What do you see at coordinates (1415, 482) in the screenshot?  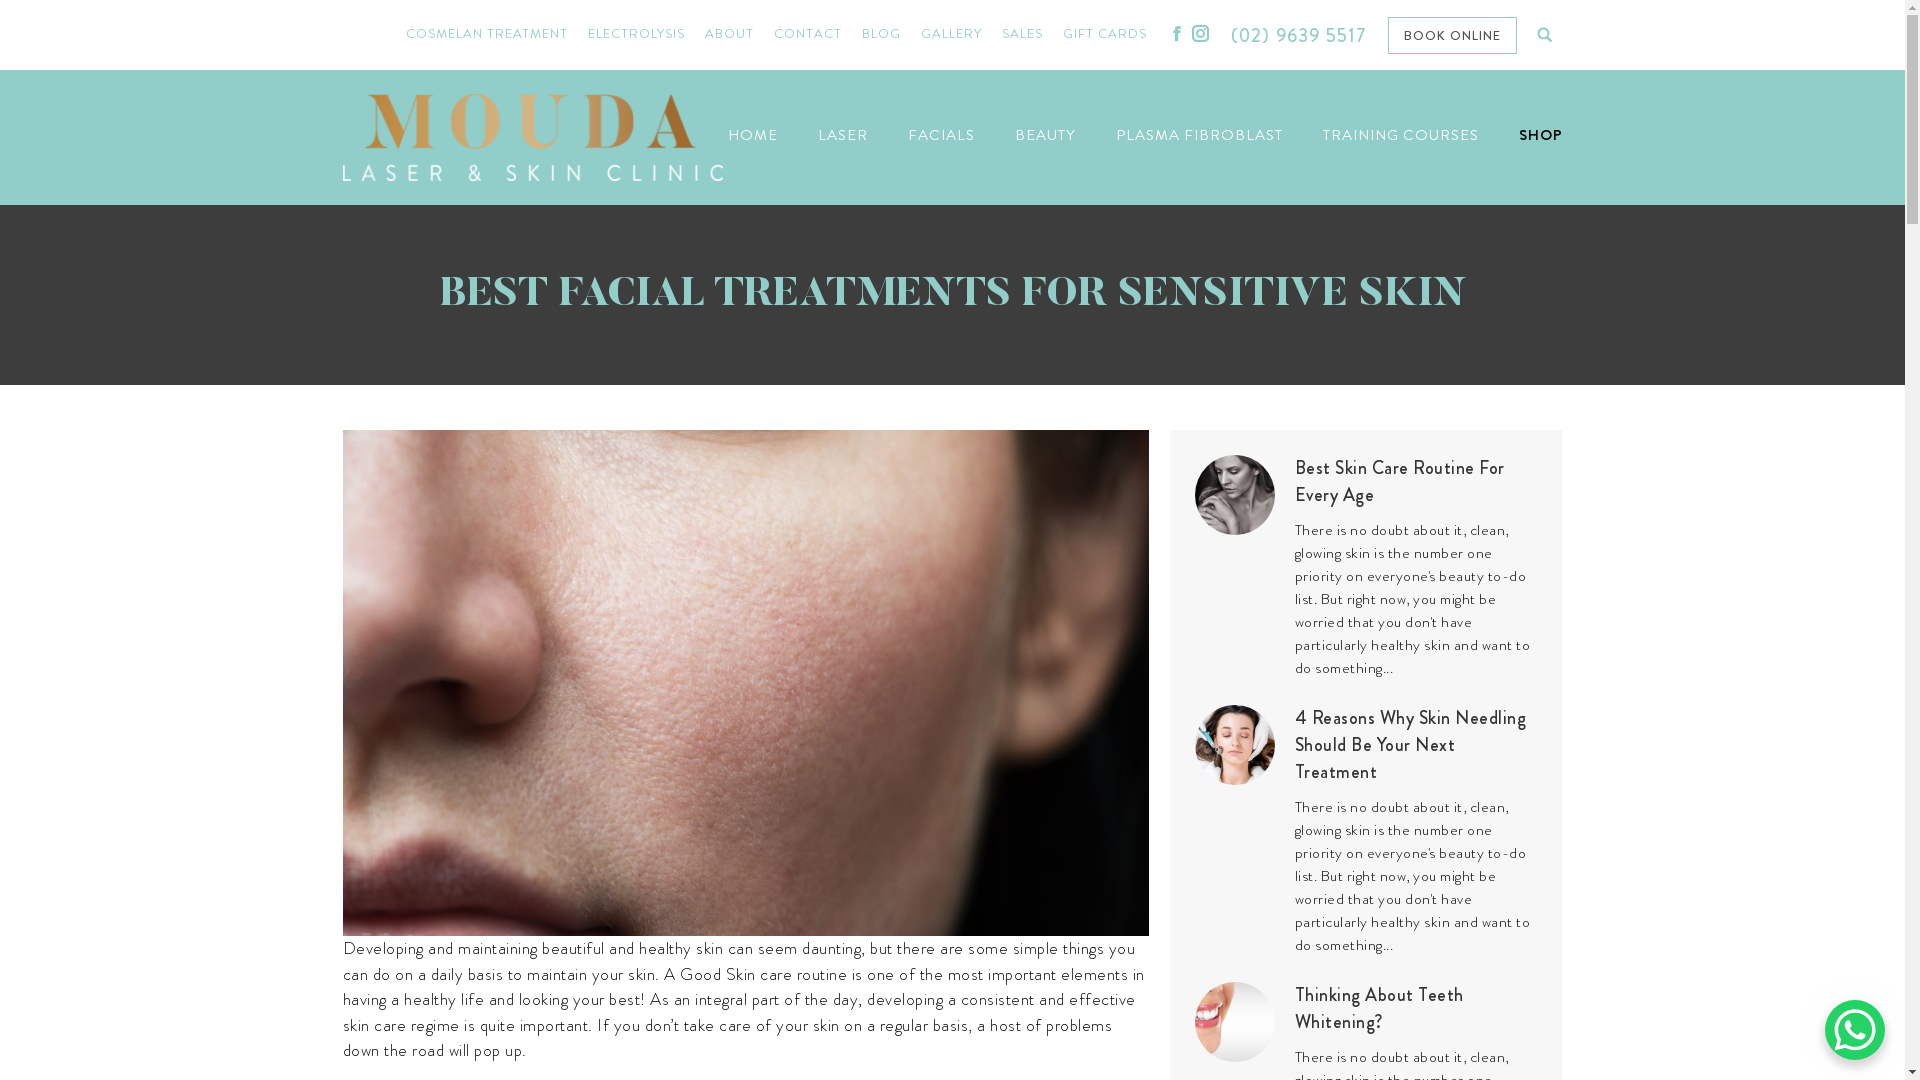 I see `'Best Skin Care Routine For Every Age'` at bounding box center [1415, 482].